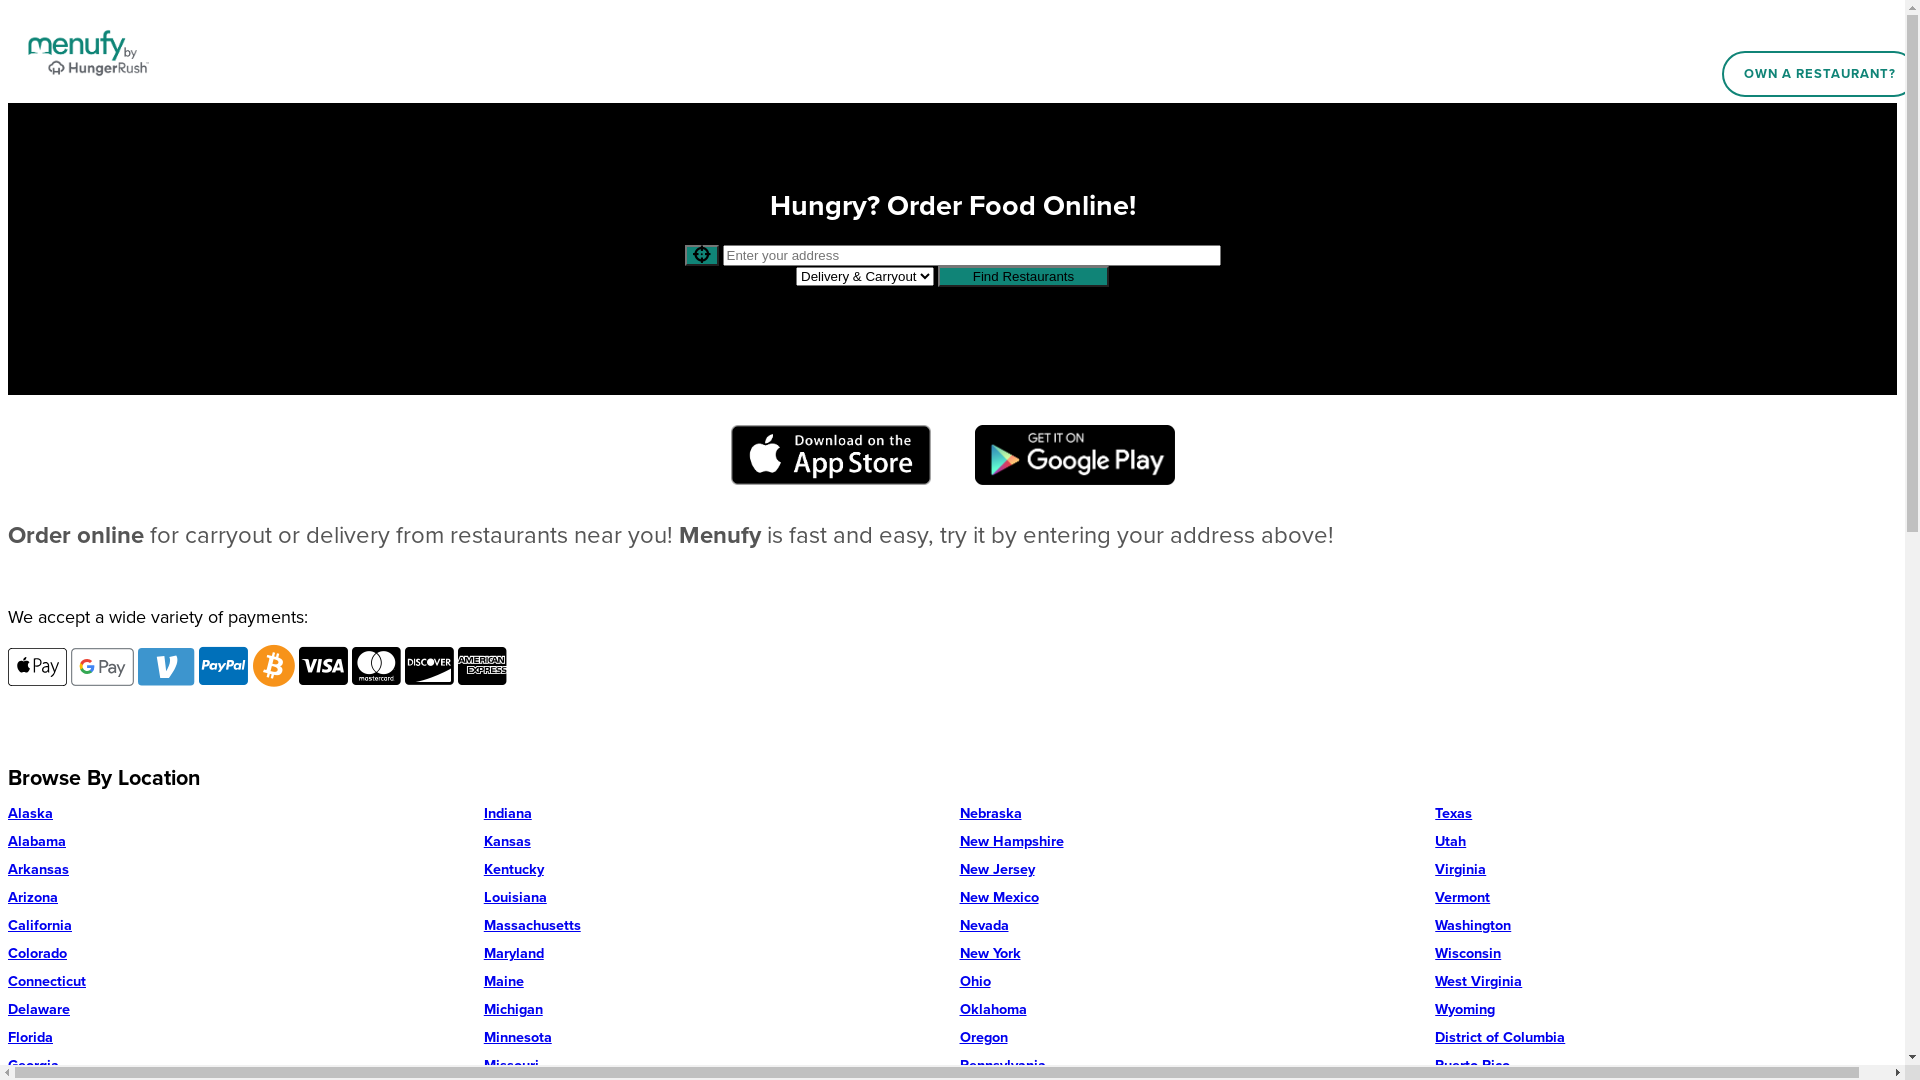 This screenshot has width=1920, height=1080. What do you see at coordinates (297, 665) in the screenshot?
I see `'Accepts Visa'` at bounding box center [297, 665].